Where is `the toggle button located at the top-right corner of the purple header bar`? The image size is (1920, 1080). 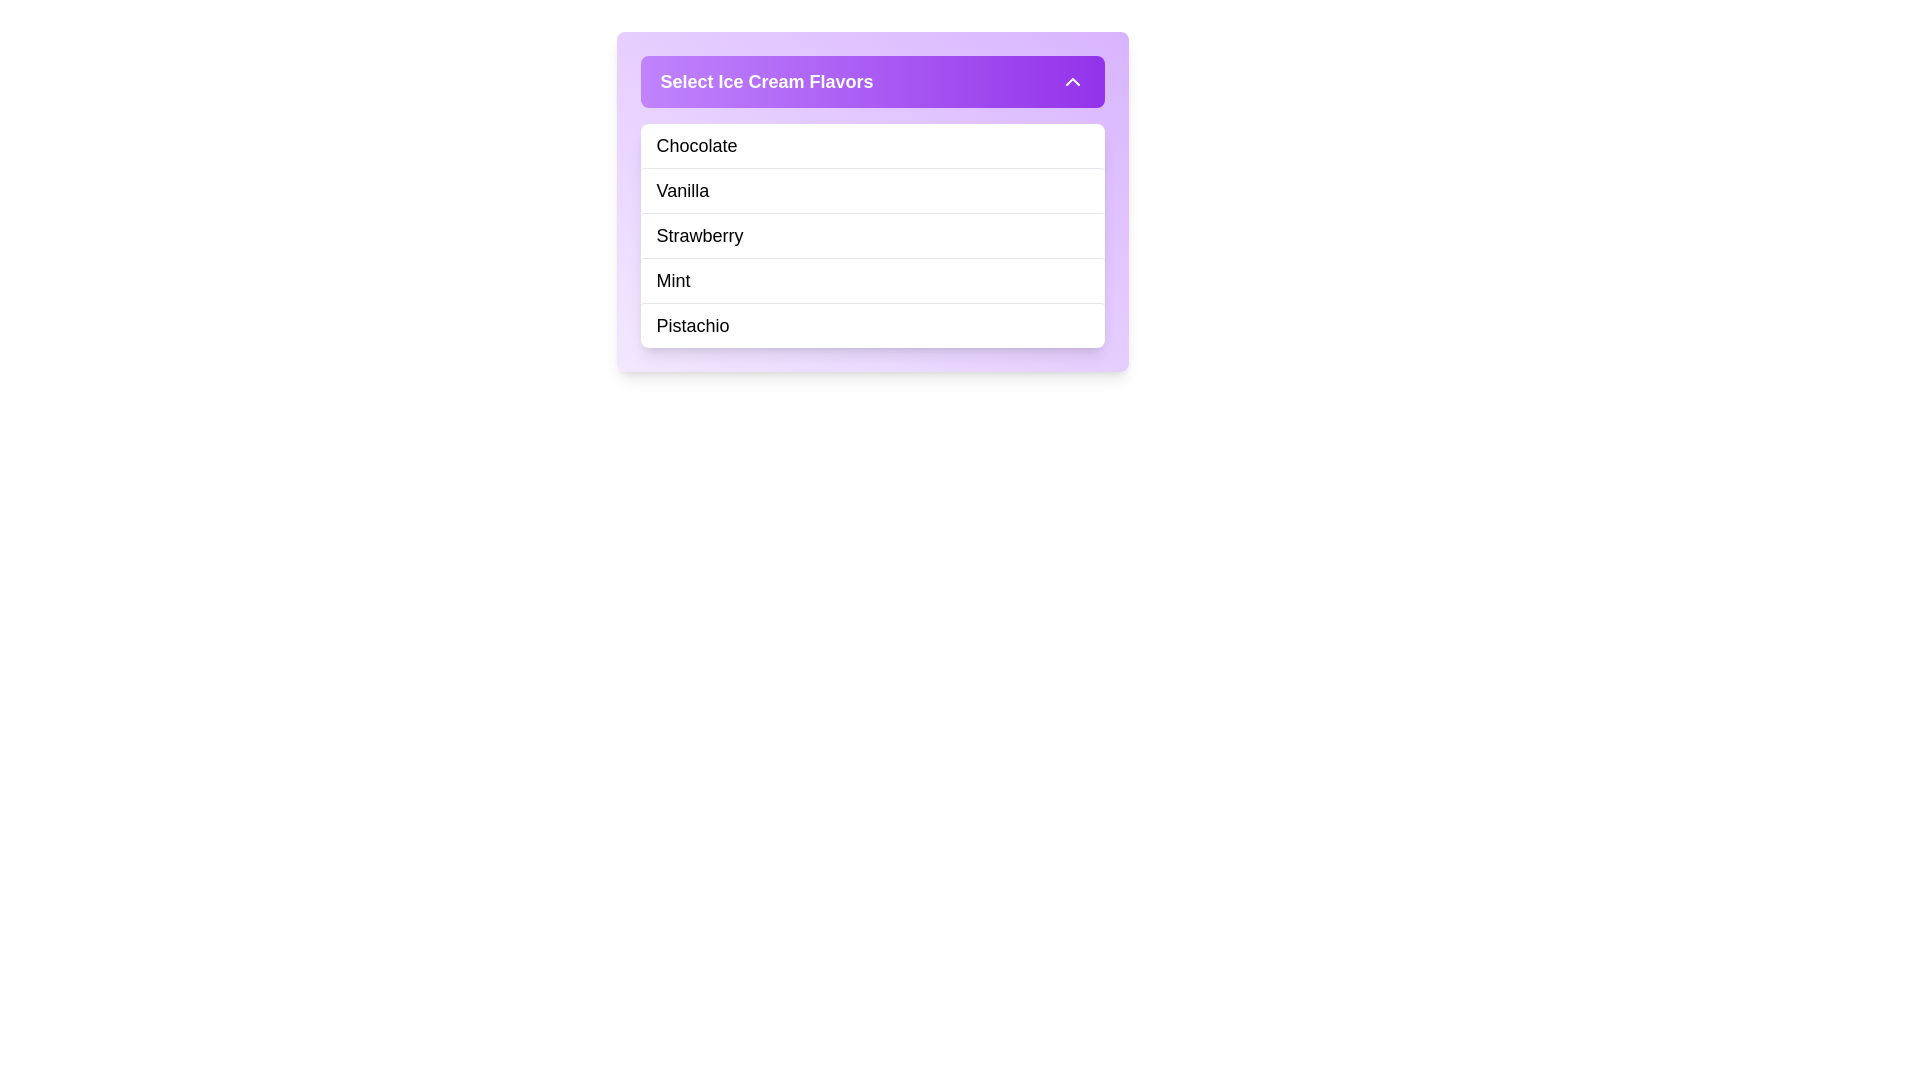
the toggle button located at the top-right corner of the purple header bar is located at coordinates (1071, 80).